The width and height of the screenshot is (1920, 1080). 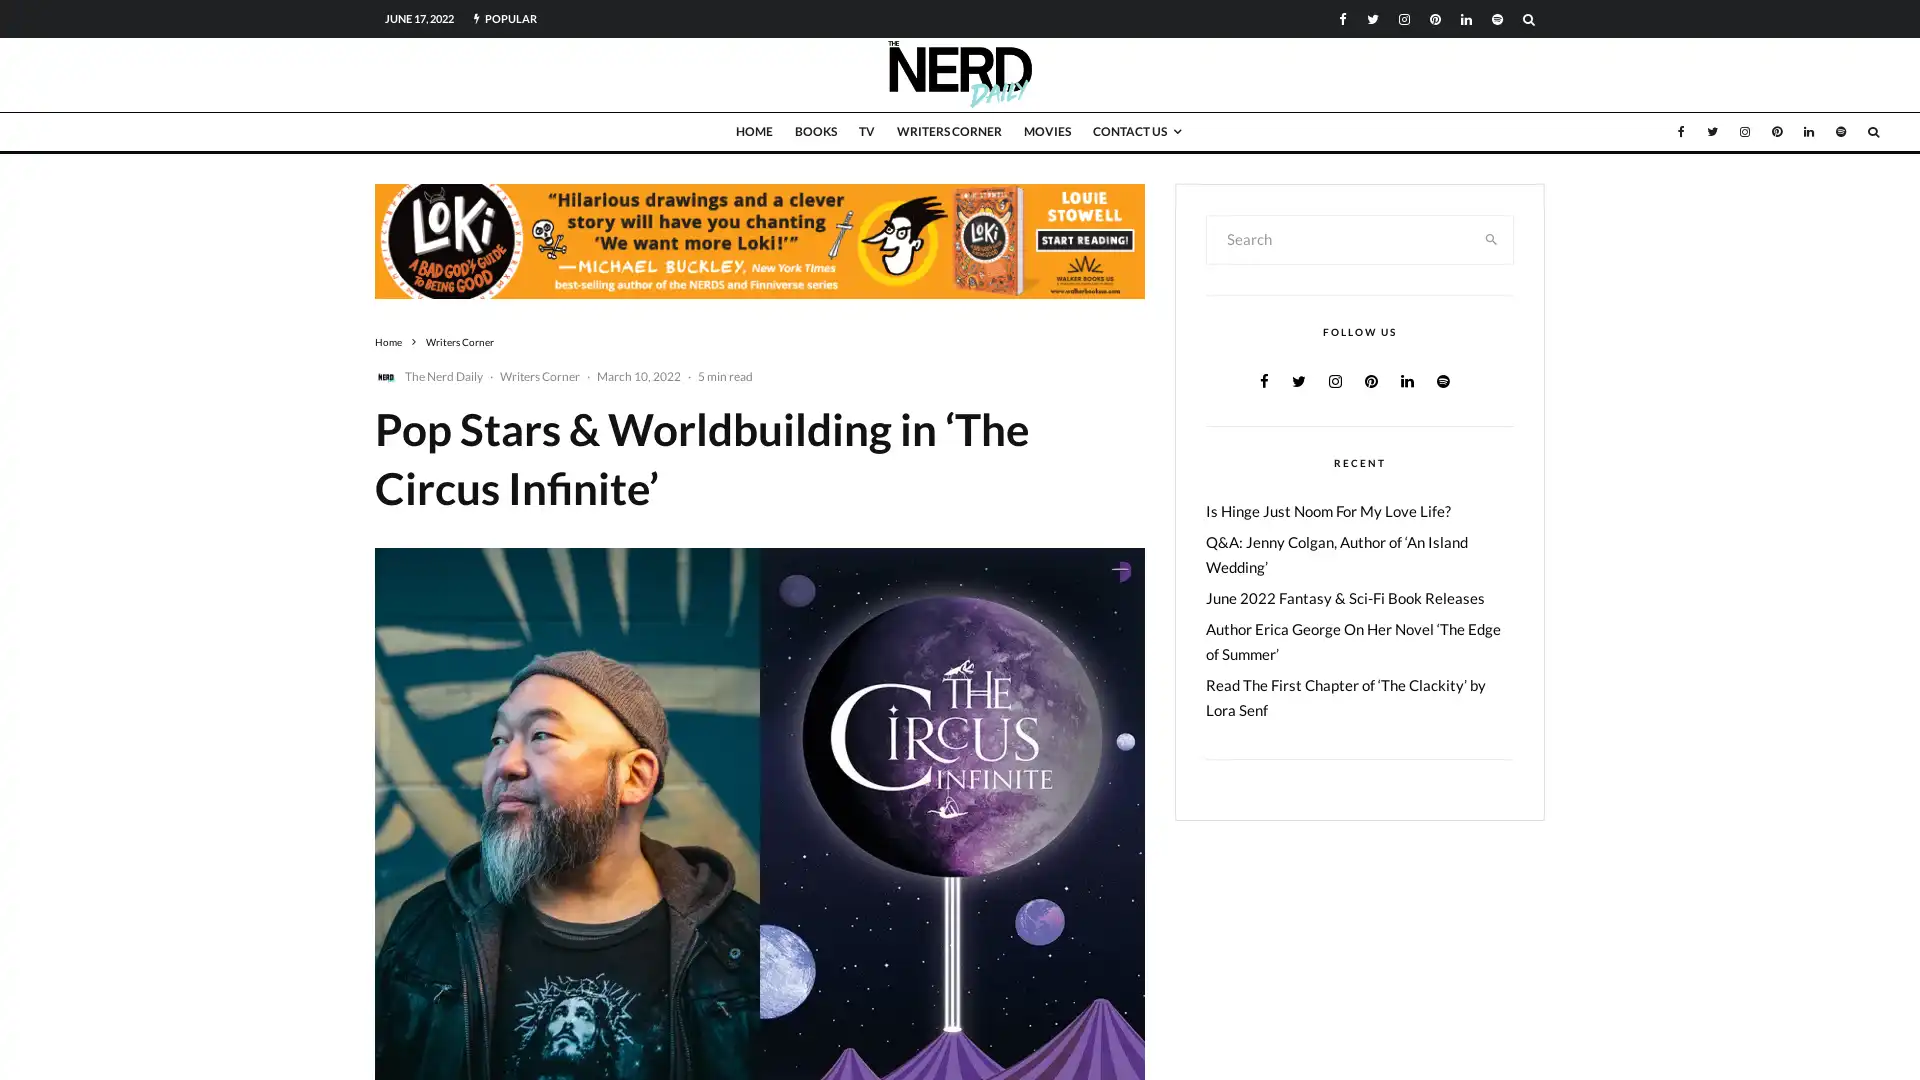 What do you see at coordinates (1491, 238) in the screenshot?
I see `search` at bounding box center [1491, 238].